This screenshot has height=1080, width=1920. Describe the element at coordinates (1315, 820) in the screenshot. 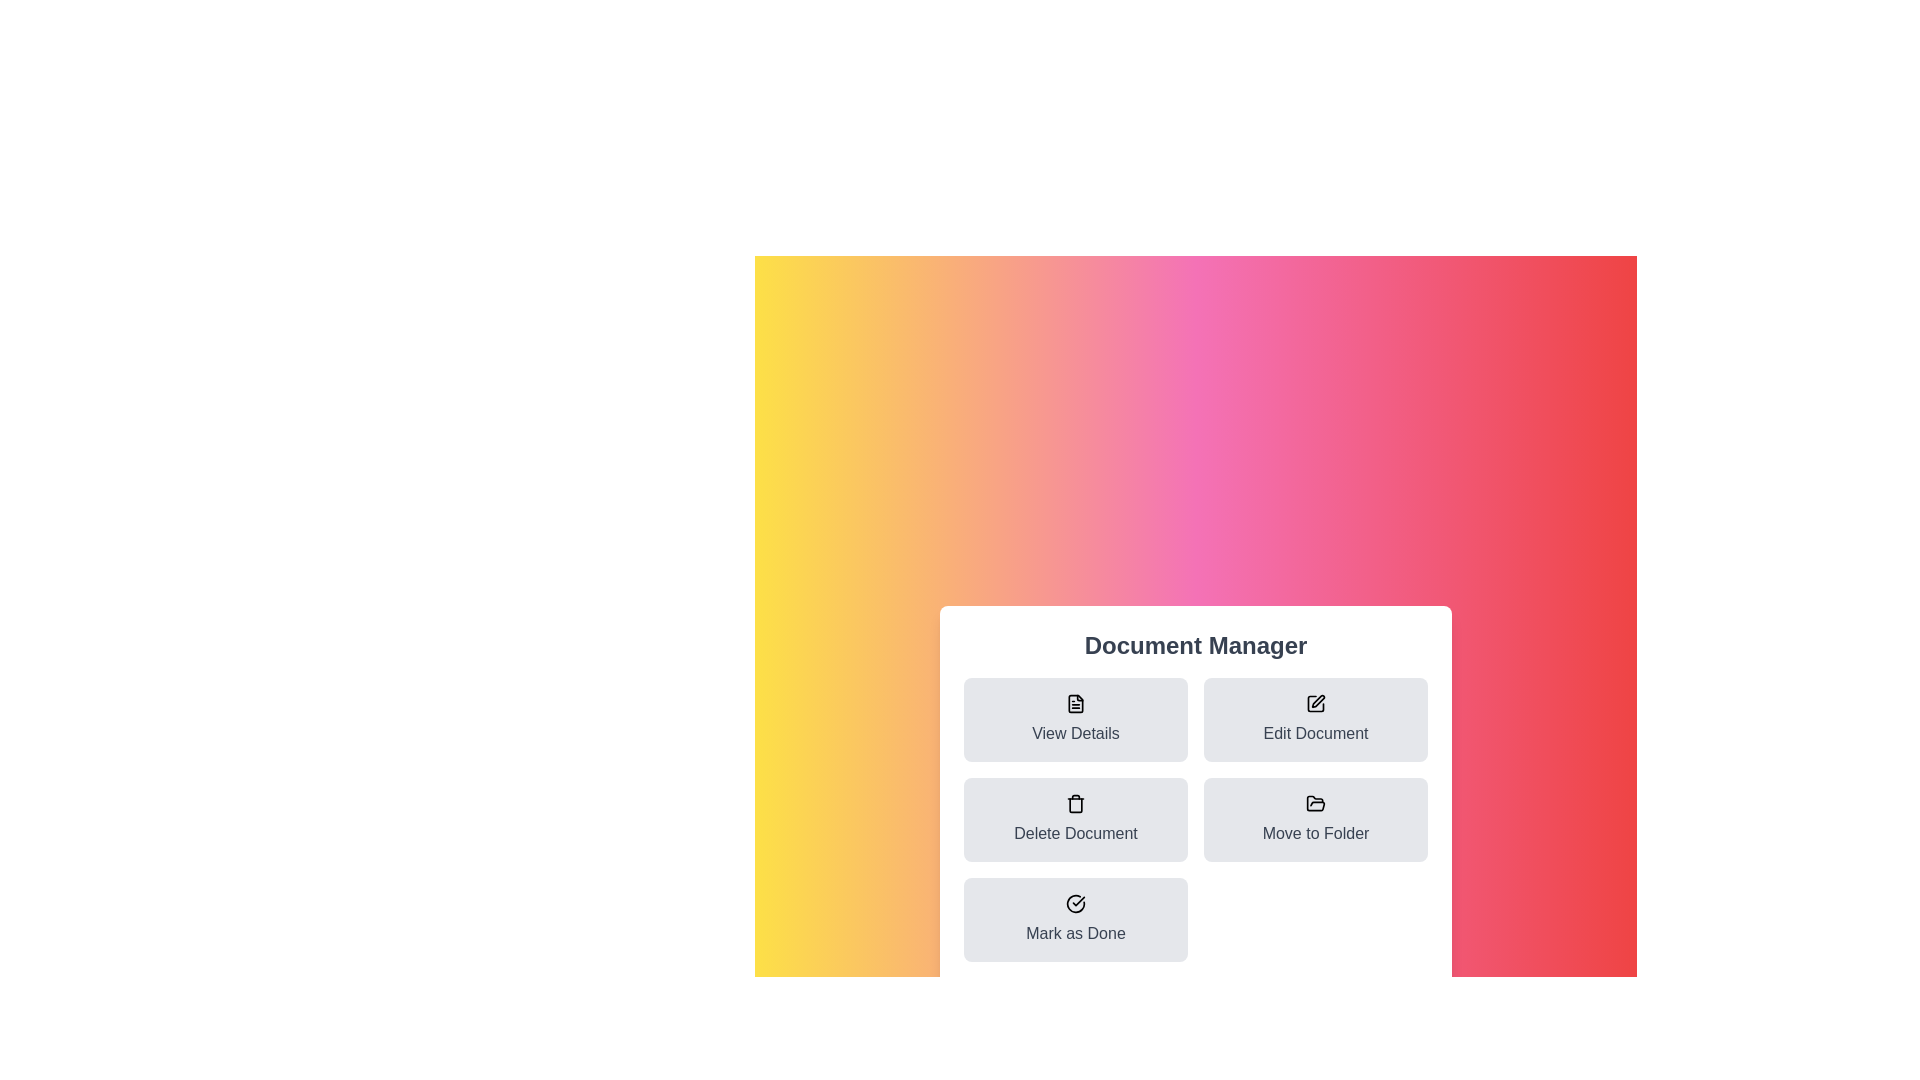

I see `the 'Move to Folder' button to move the document to a folder` at that location.